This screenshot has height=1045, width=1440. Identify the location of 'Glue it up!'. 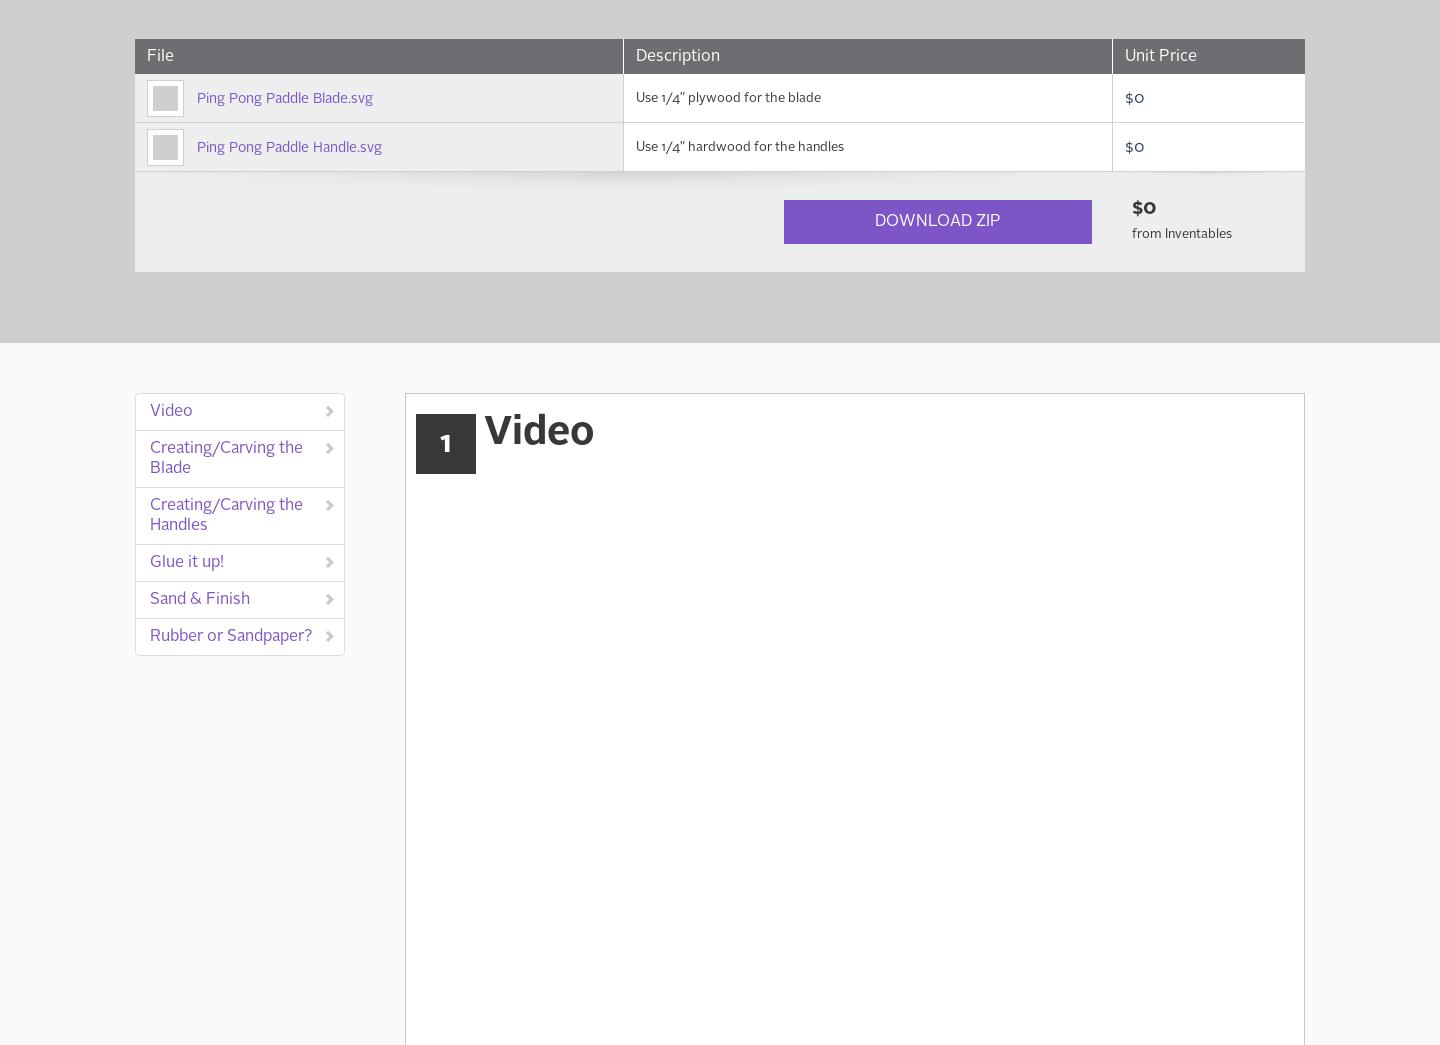
(149, 563).